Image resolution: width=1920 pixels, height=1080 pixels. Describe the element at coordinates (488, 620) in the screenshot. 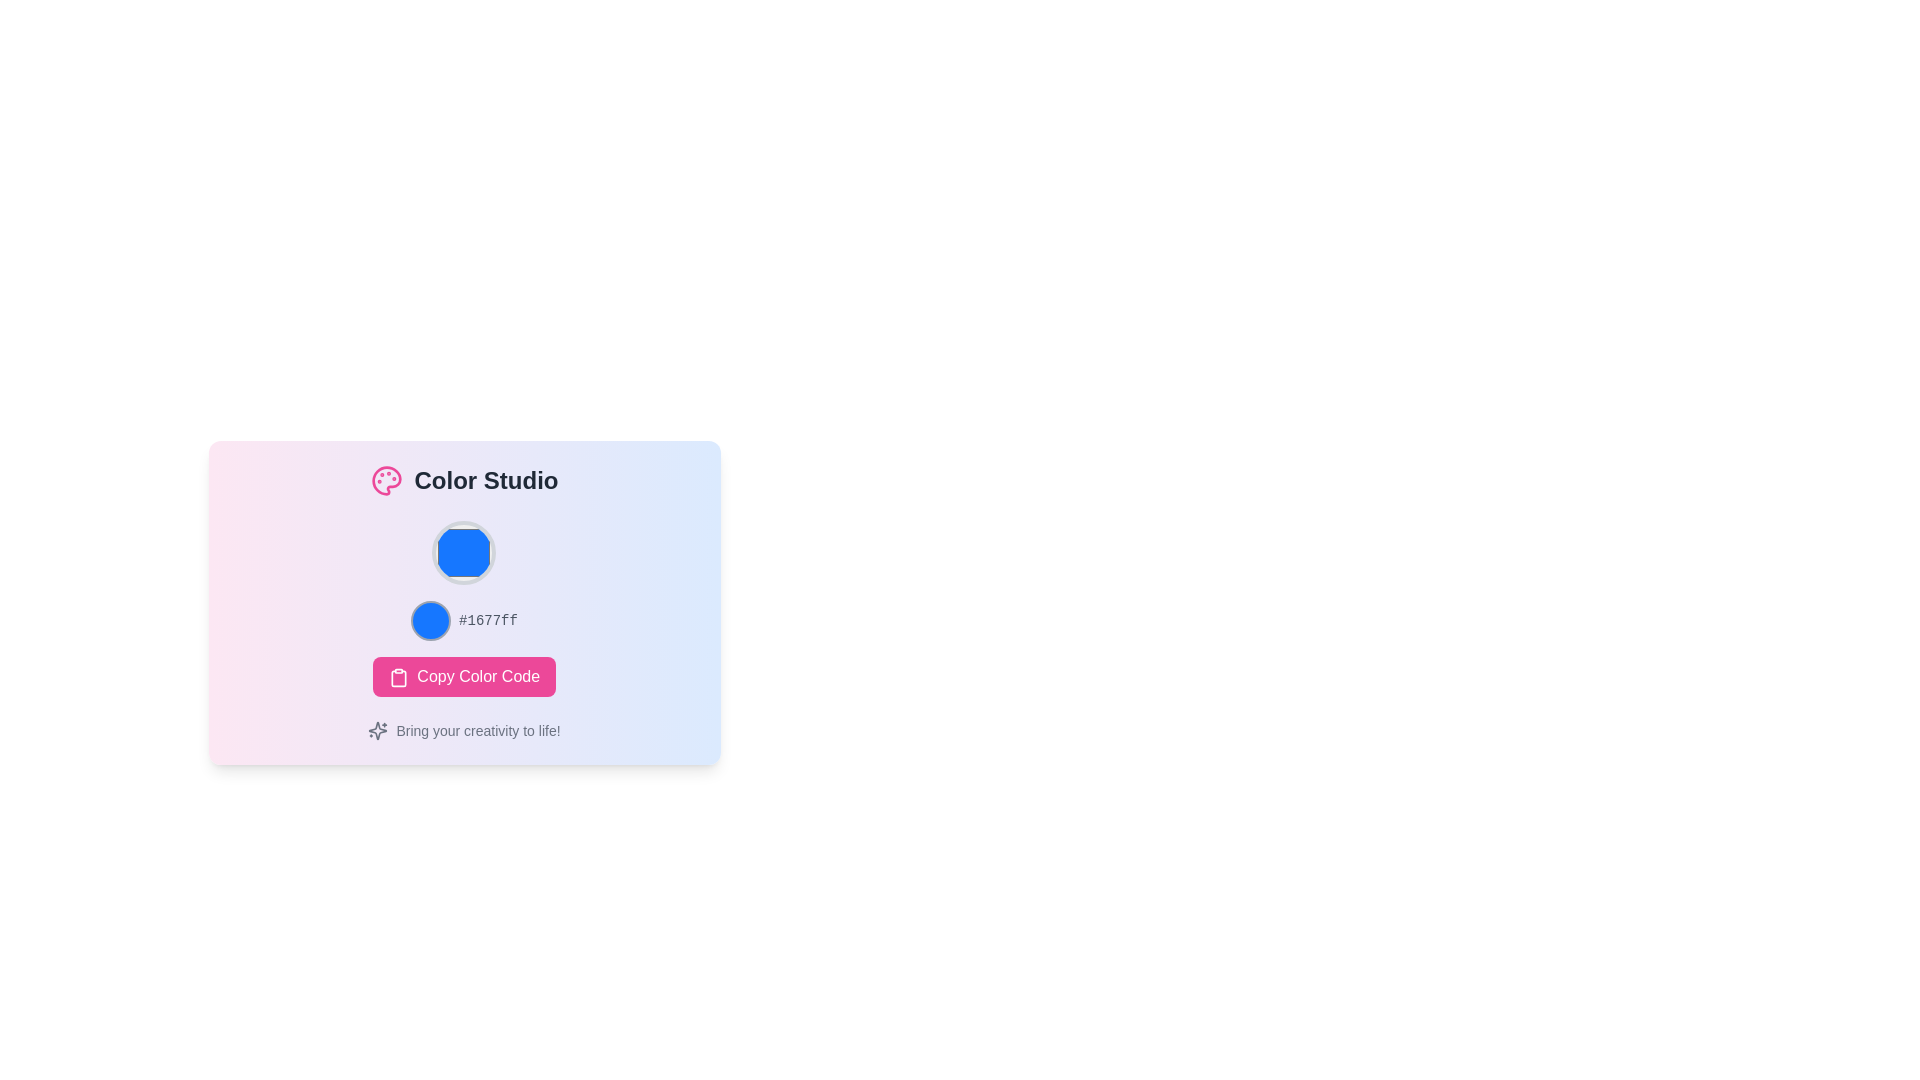

I see `the Text Label displaying the color code that is positioned to the right of the circular color preview` at that location.